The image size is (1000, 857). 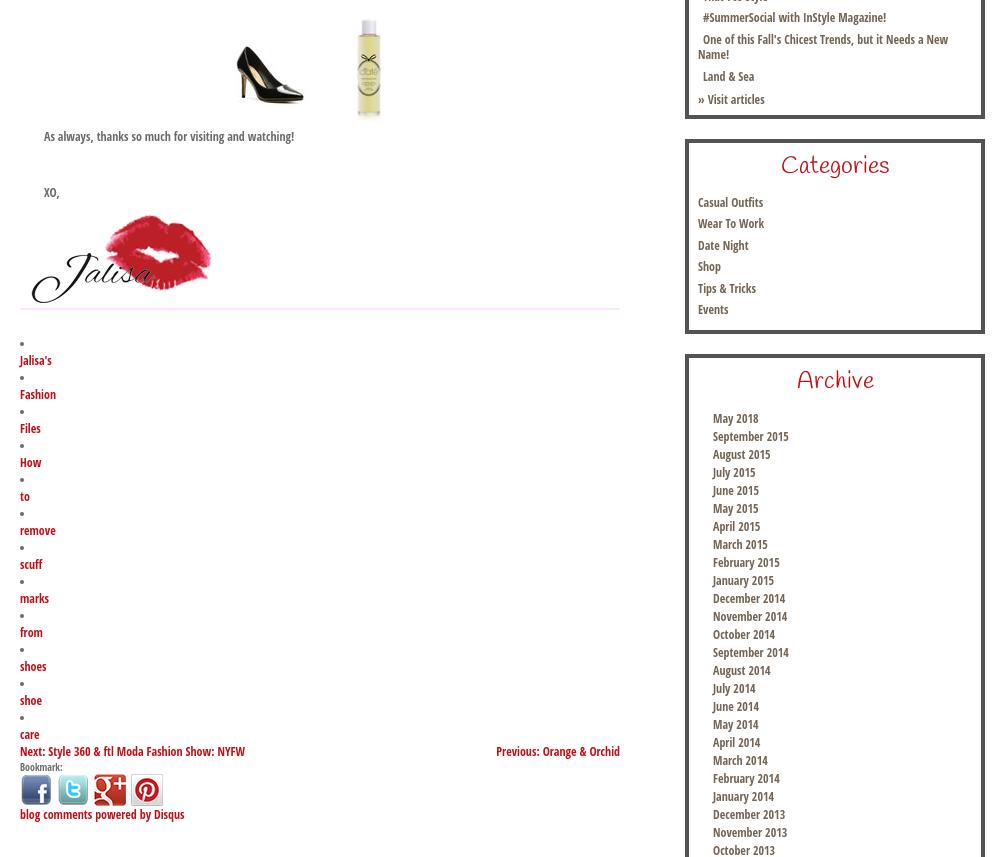 I want to click on 'November 2013', so click(x=750, y=831).